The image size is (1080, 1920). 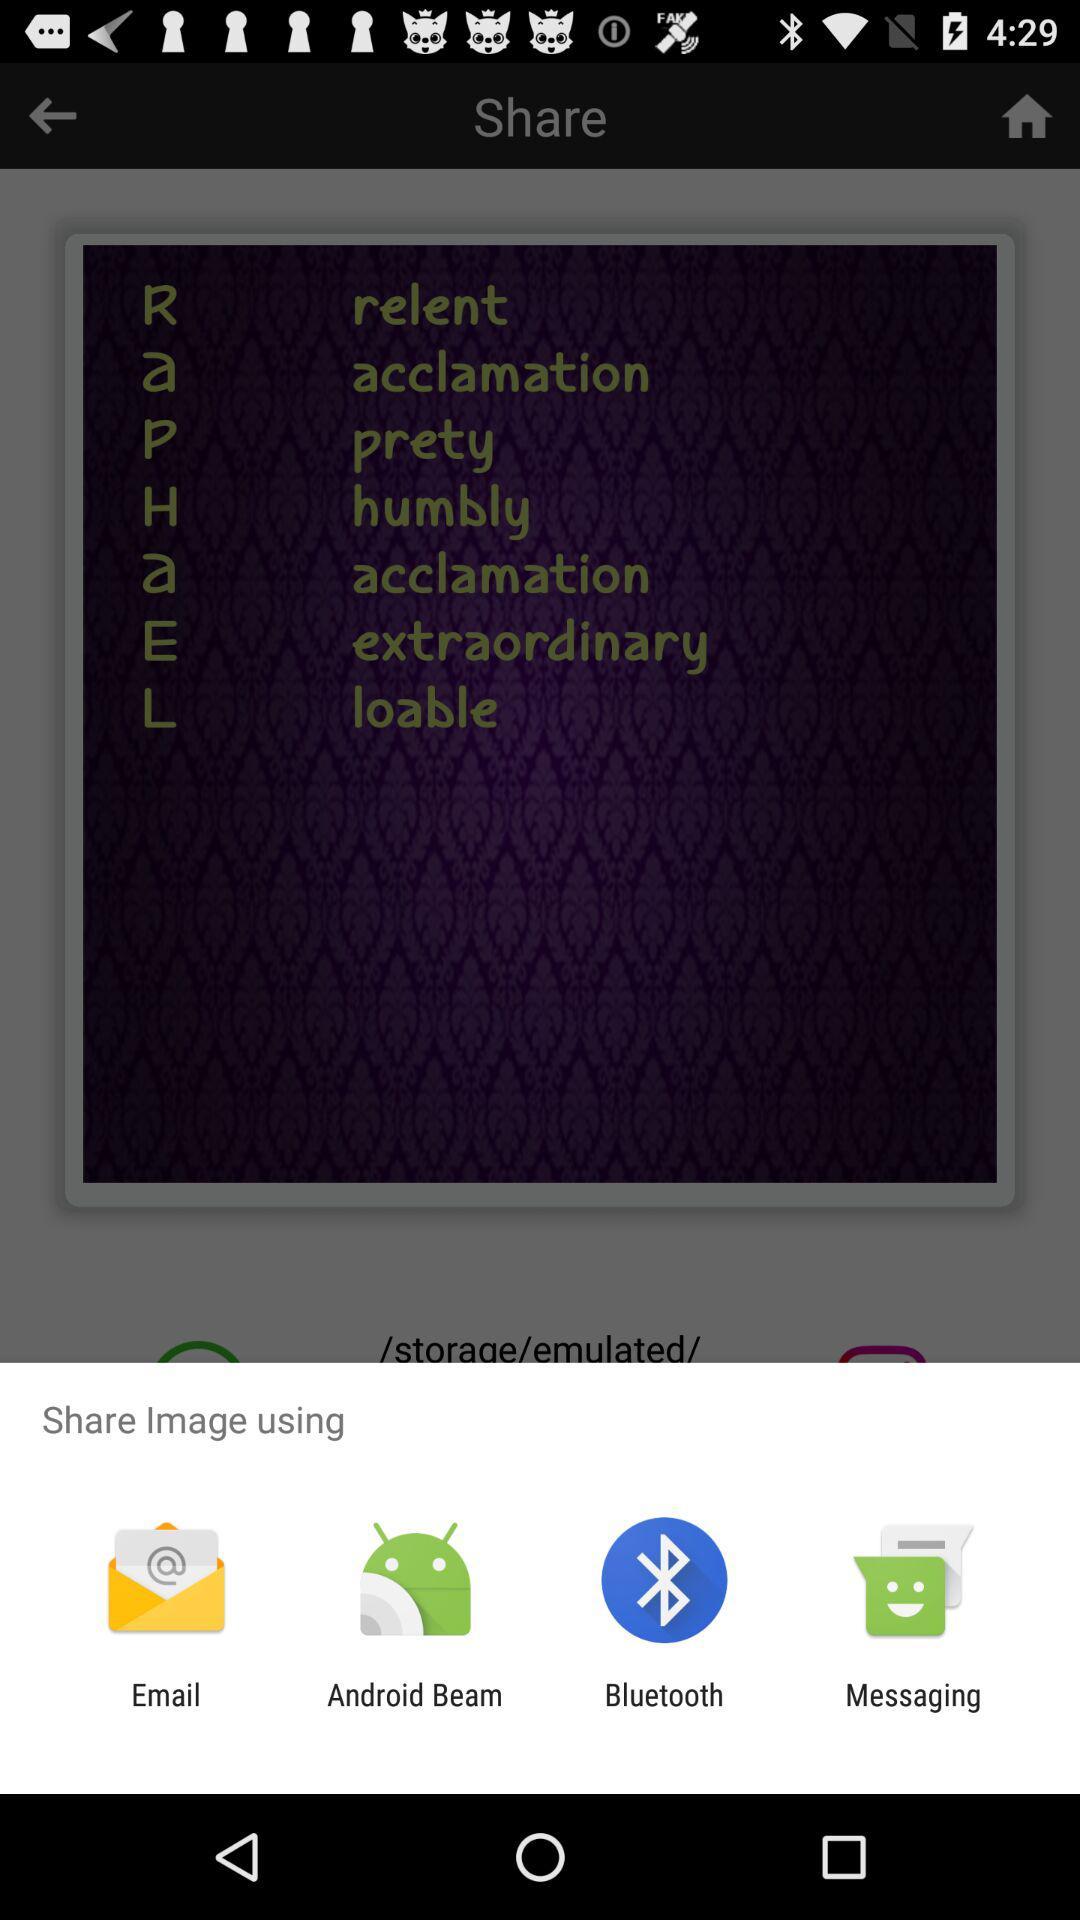 I want to click on the bluetooth item, so click(x=664, y=1711).